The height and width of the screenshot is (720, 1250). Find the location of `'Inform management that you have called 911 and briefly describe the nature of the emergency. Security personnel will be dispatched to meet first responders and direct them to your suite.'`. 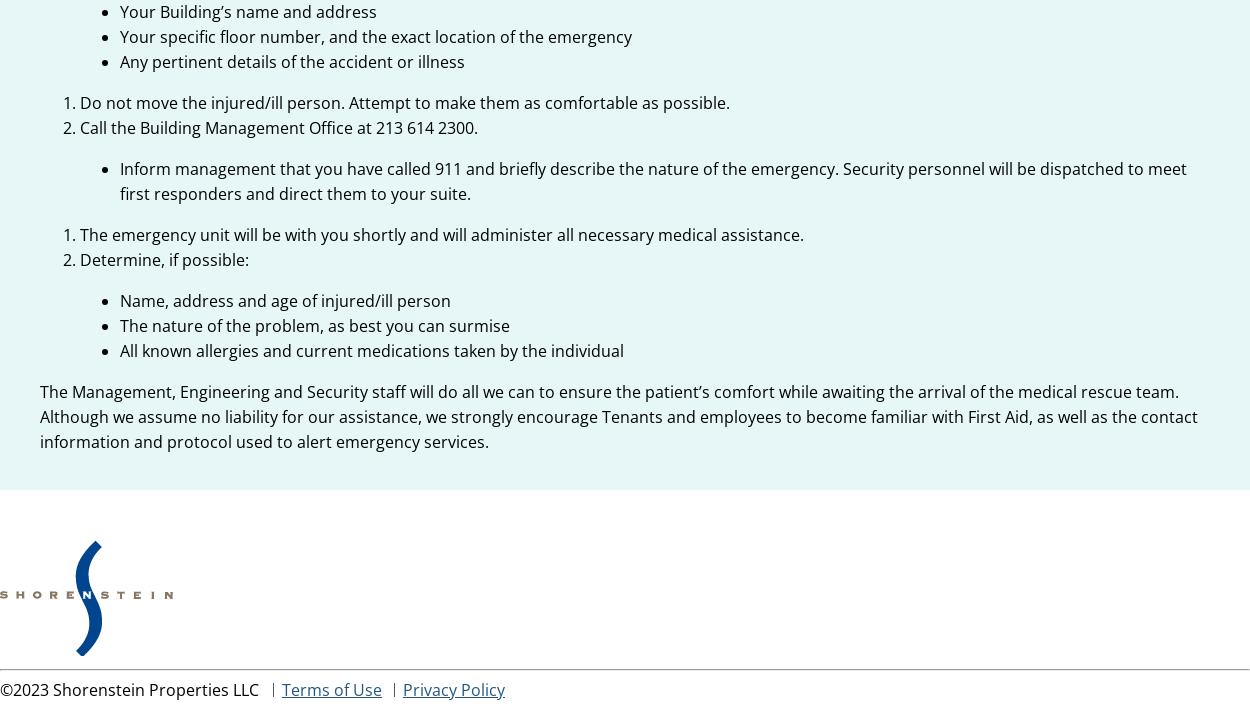

'Inform management that you have called 911 and briefly describe the nature of the emergency. Security personnel will be dispatched to meet first responders and direct them to your suite.' is located at coordinates (653, 181).